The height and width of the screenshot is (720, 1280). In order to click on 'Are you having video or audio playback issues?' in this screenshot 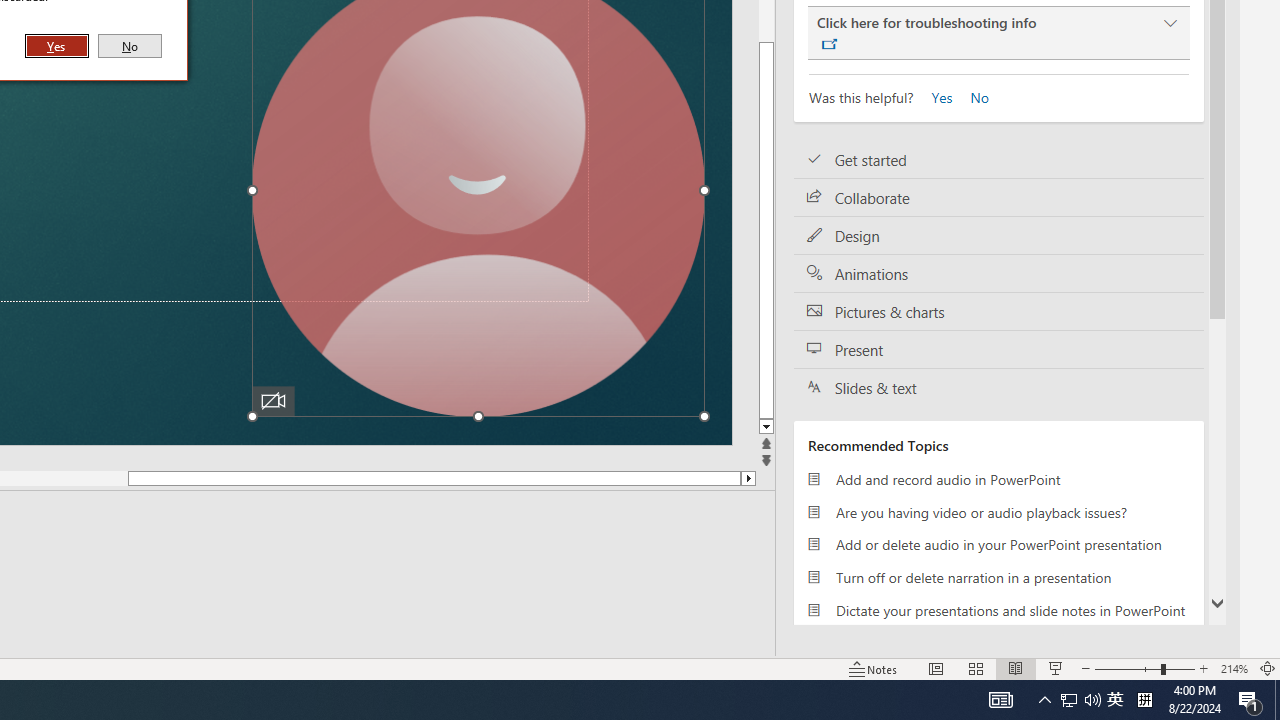, I will do `click(999, 511)`.